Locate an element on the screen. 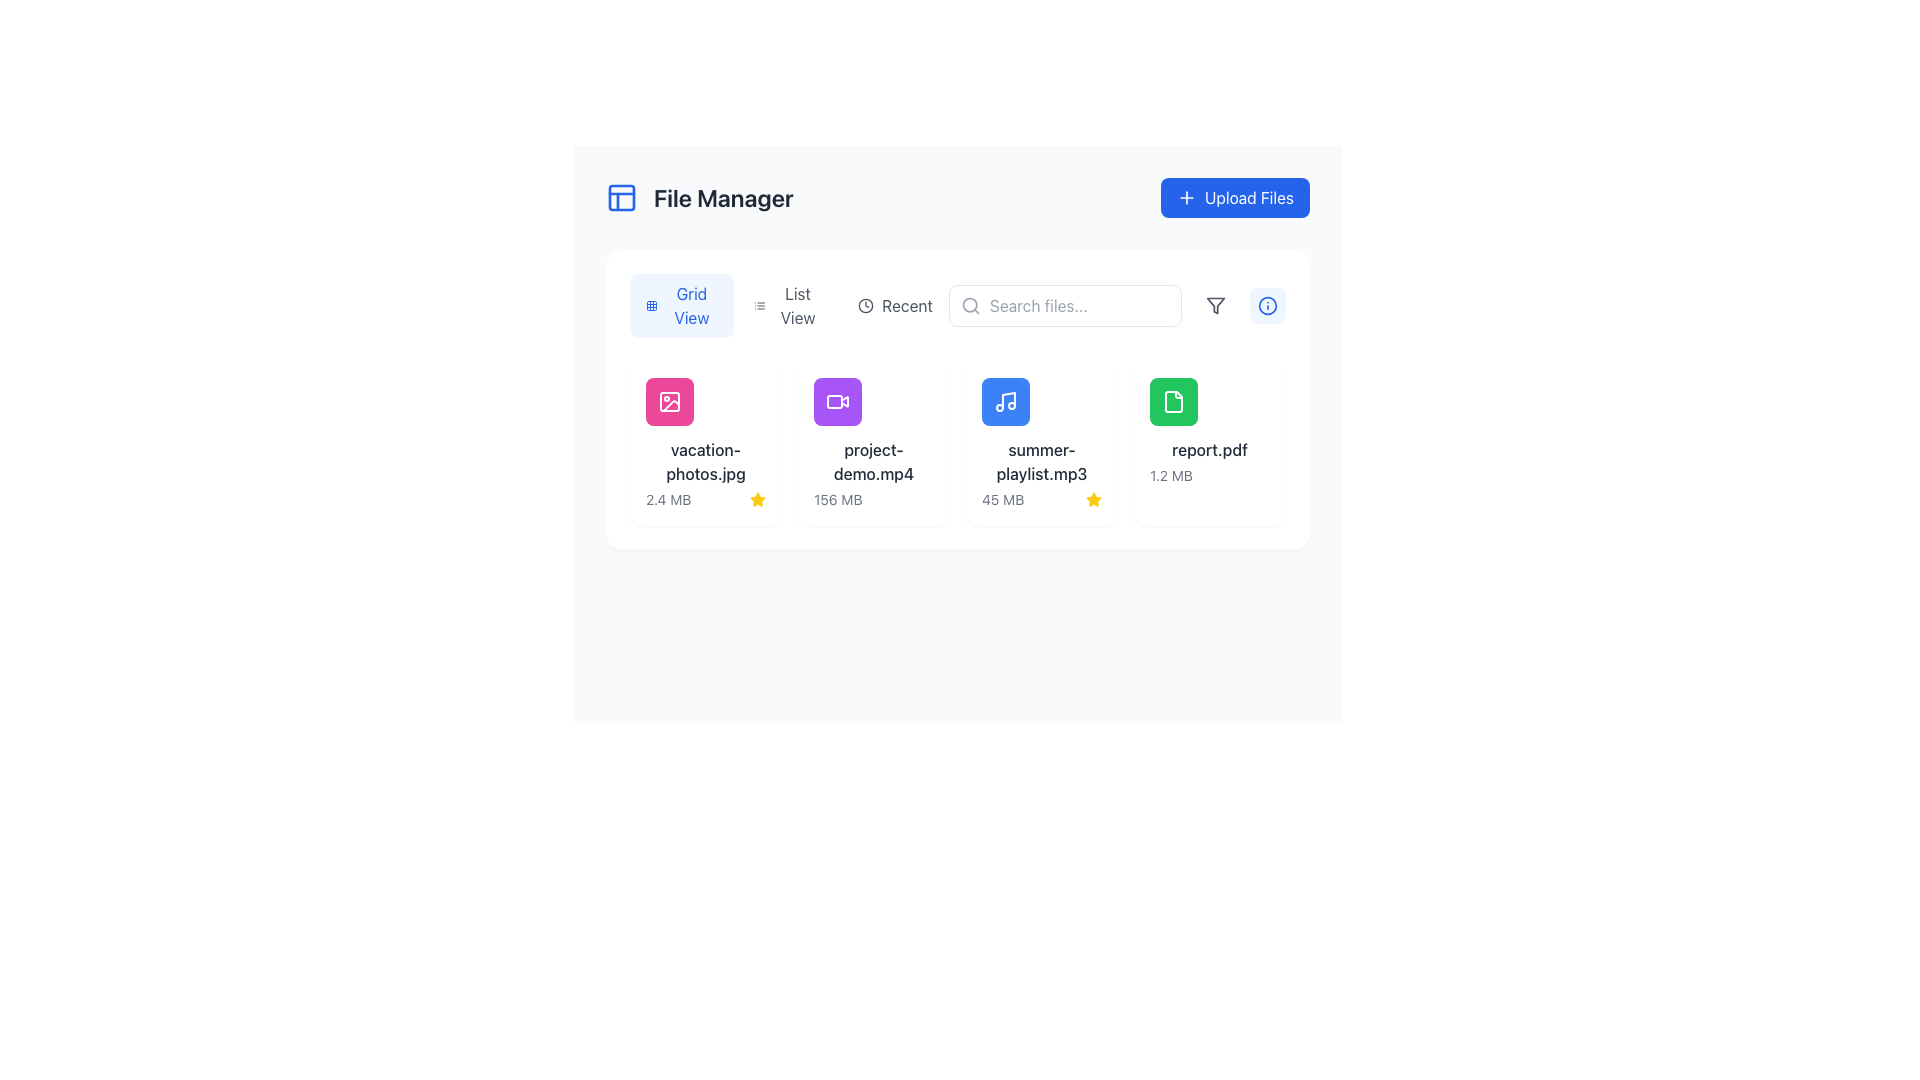 The width and height of the screenshot is (1920, 1080). the Toggle buttons group located below the 'File Manager' header for keyboard navigation is located at coordinates (957, 305).